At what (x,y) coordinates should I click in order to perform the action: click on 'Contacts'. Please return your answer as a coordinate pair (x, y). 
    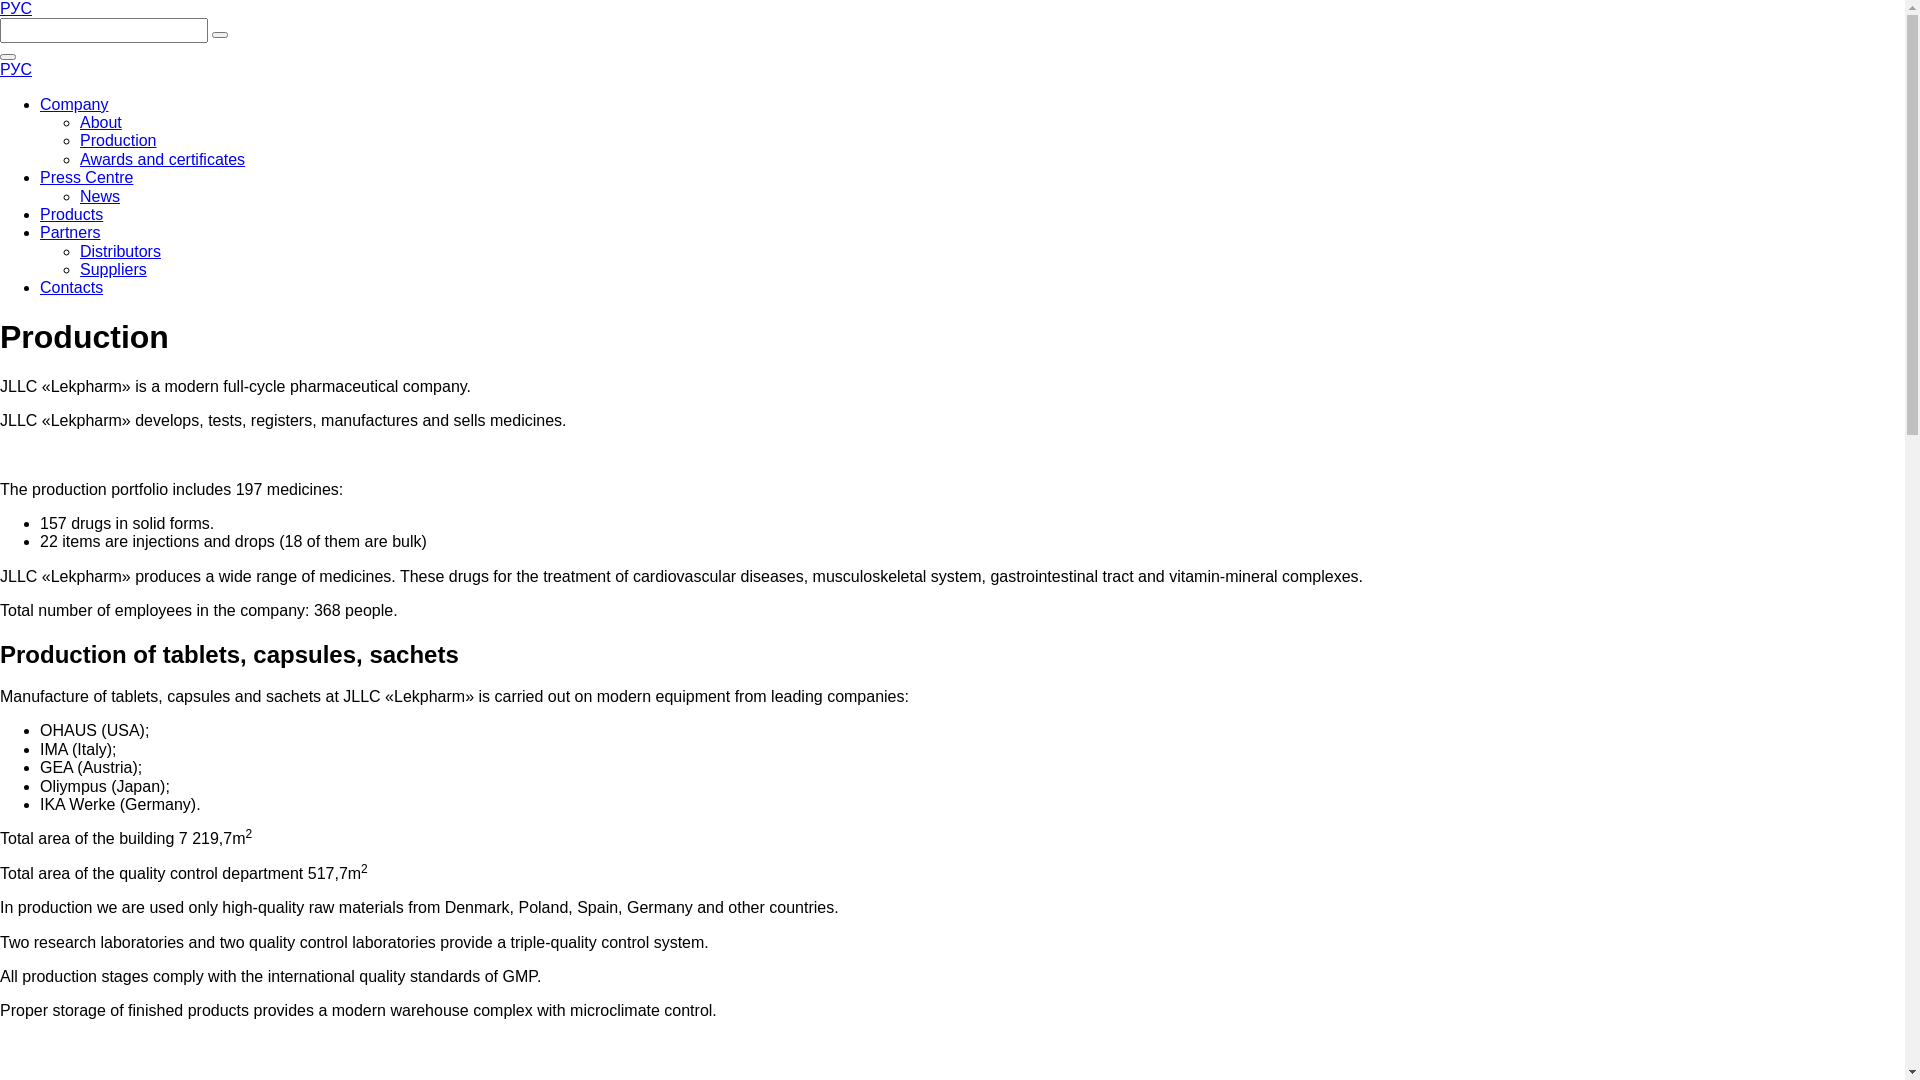
    Looking at the image, I should click on (71, 287).